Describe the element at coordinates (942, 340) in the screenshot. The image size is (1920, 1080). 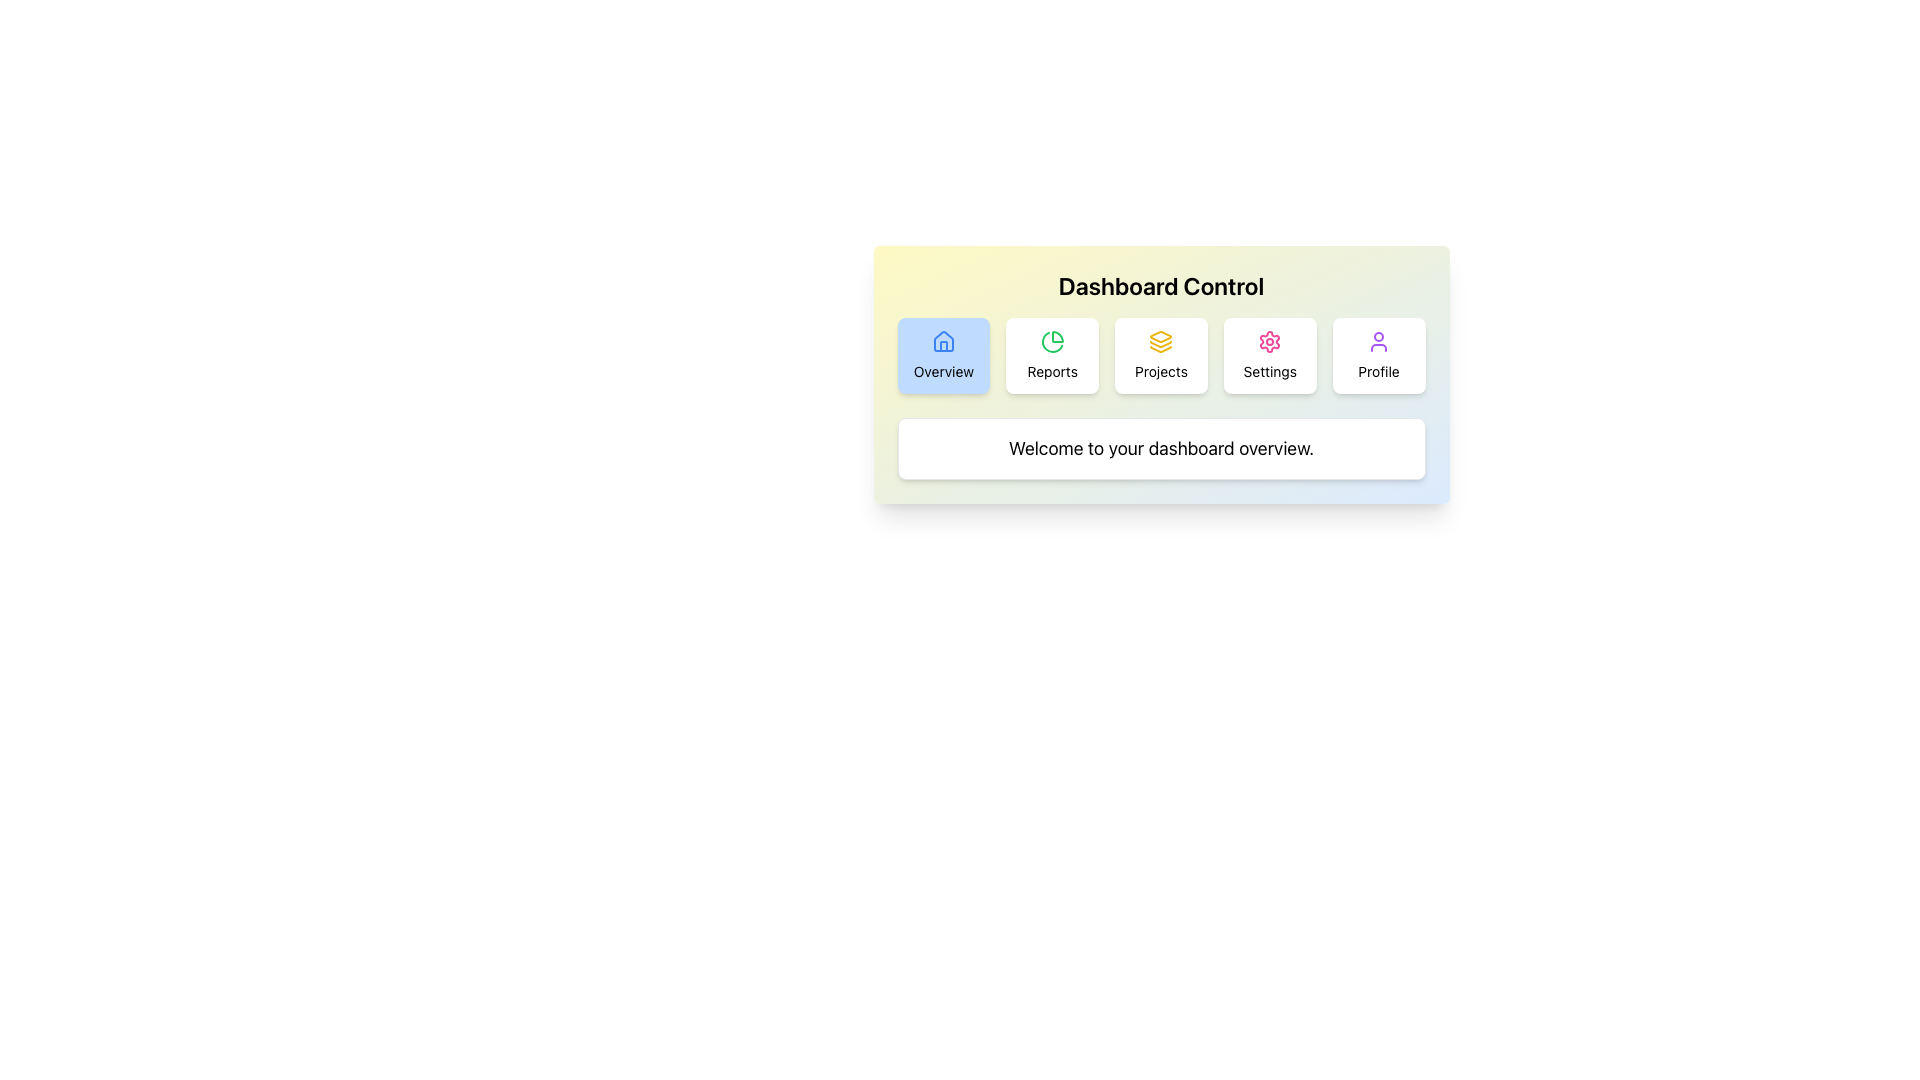
I see `the blue house icon located inside the 'Overview' button, which is the leftmost button in the navigation bar at the top of the dashboard` at that location.